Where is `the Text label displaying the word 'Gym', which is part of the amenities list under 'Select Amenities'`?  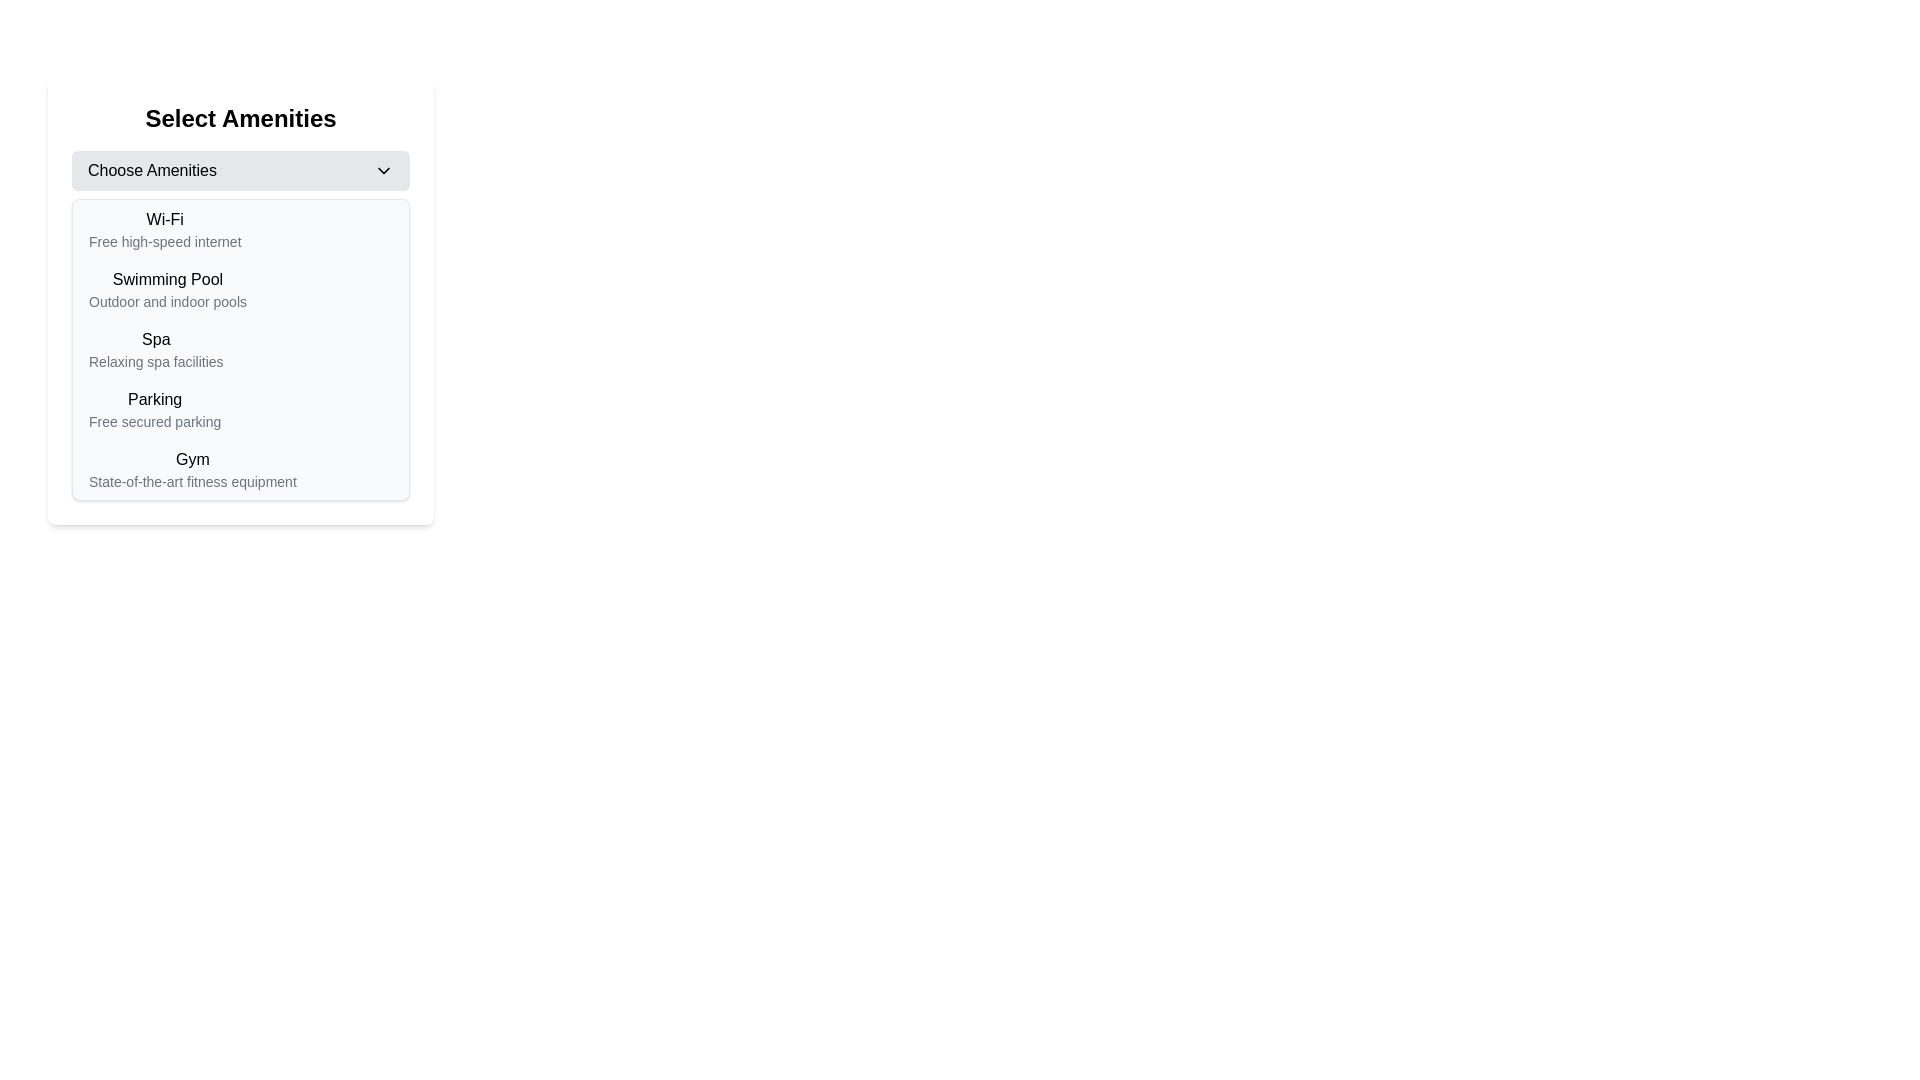
the Text label displaying the word 'Gym', which is part of the amenities list under 'Select Amenities' is located at coordinates (192, 459).